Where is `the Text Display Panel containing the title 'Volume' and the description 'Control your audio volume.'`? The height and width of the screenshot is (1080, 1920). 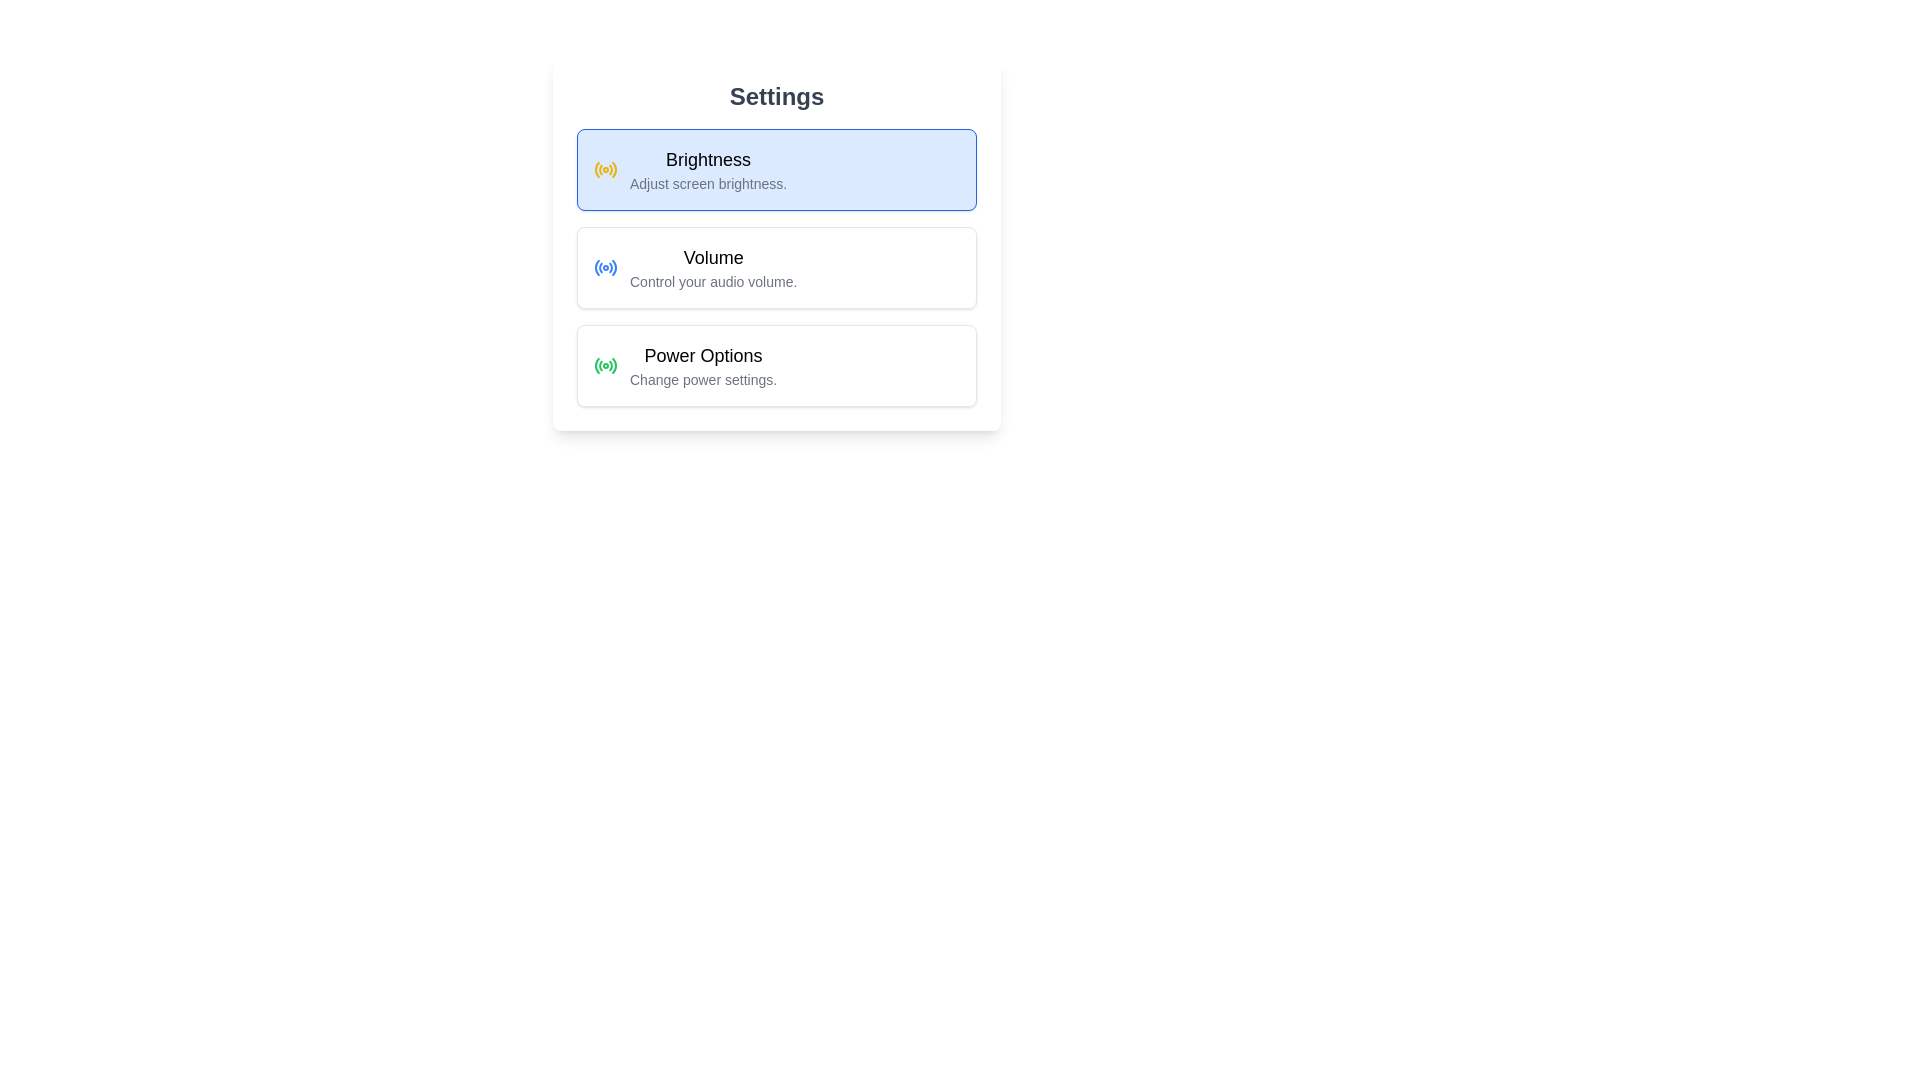
the Text Display Panel containing the title 'Volume' and the description 'Control your audio volume.' is located at coordinates (713, 266).